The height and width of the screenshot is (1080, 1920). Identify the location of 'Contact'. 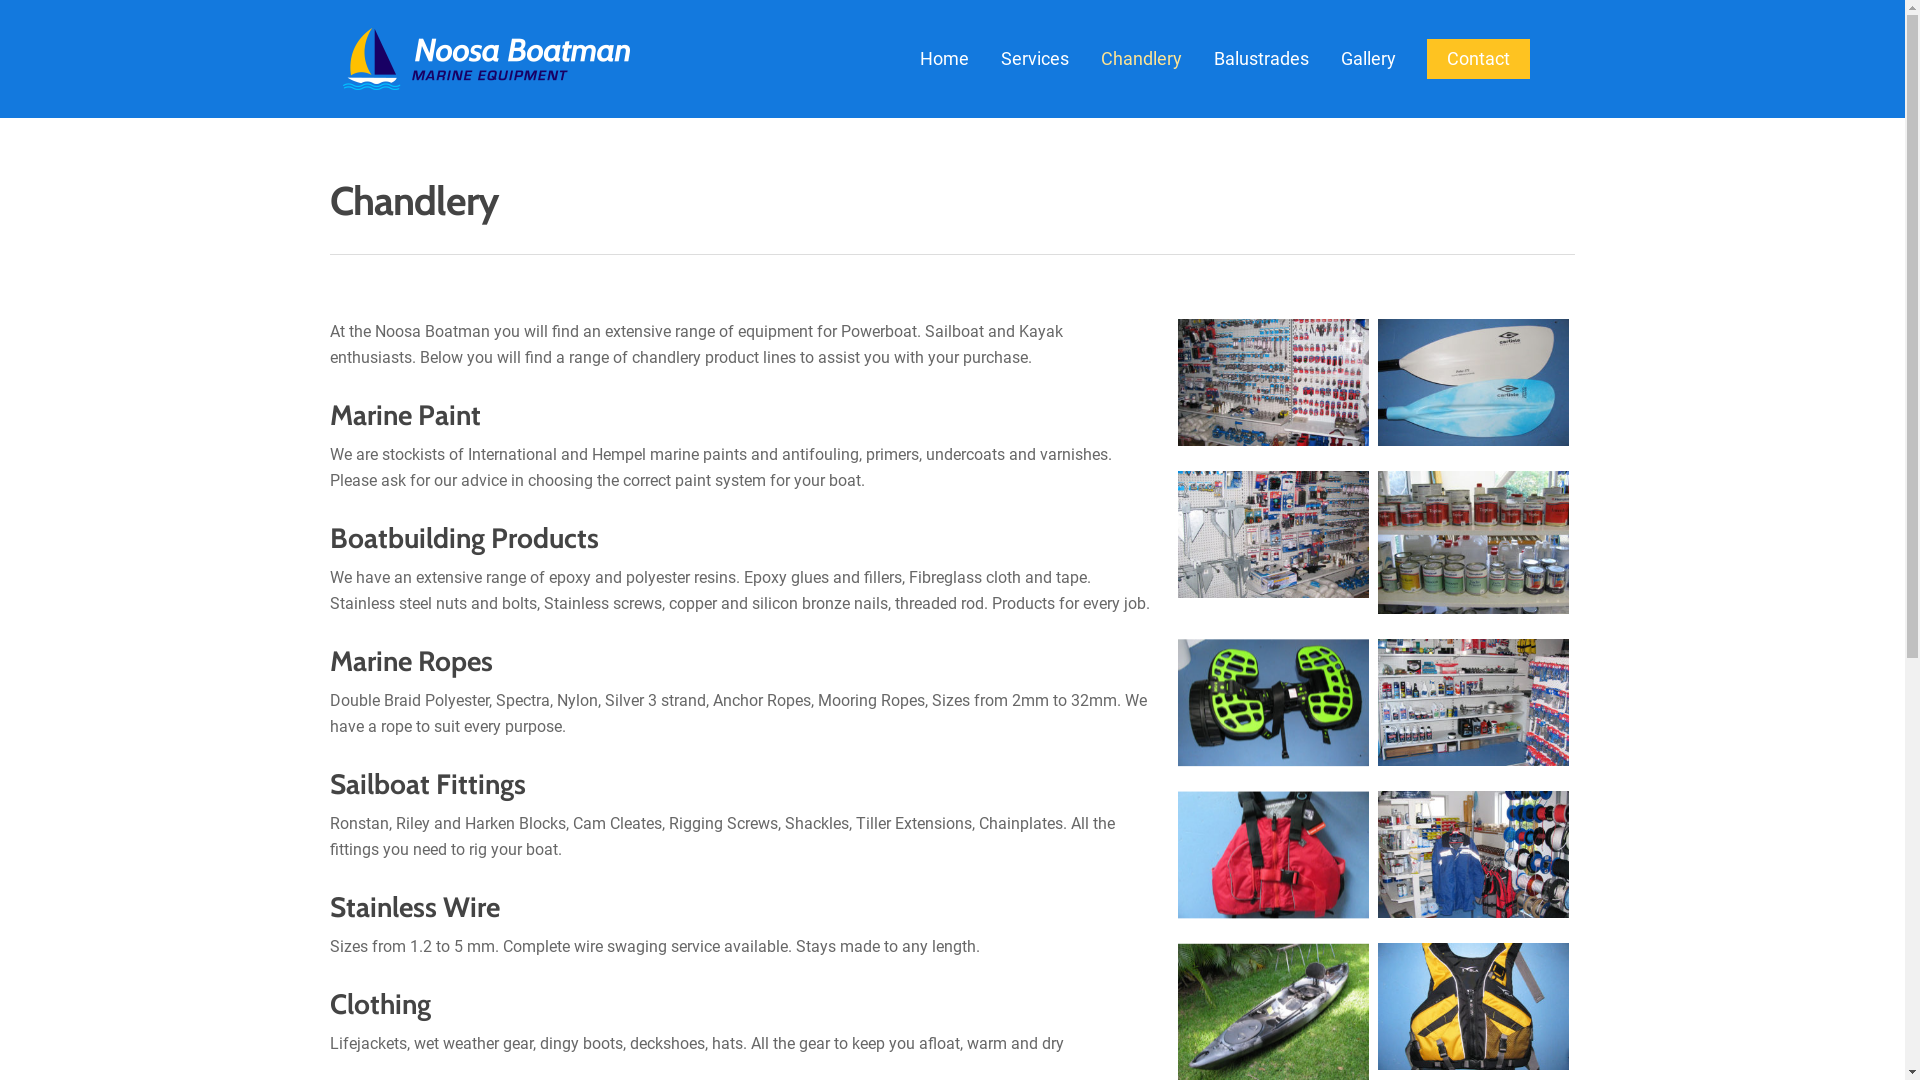
(1478, 57).